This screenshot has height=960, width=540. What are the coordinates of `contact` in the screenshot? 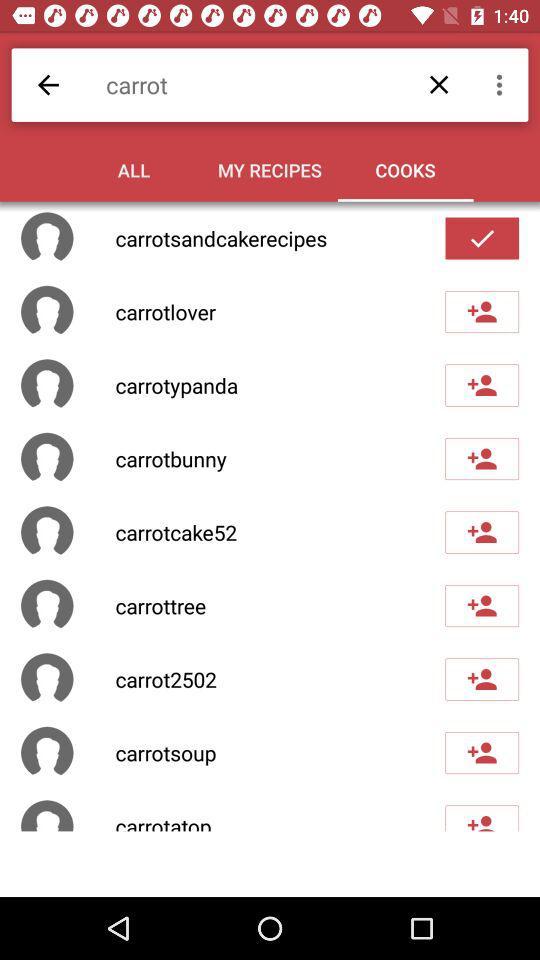 It's located at (481, 752).